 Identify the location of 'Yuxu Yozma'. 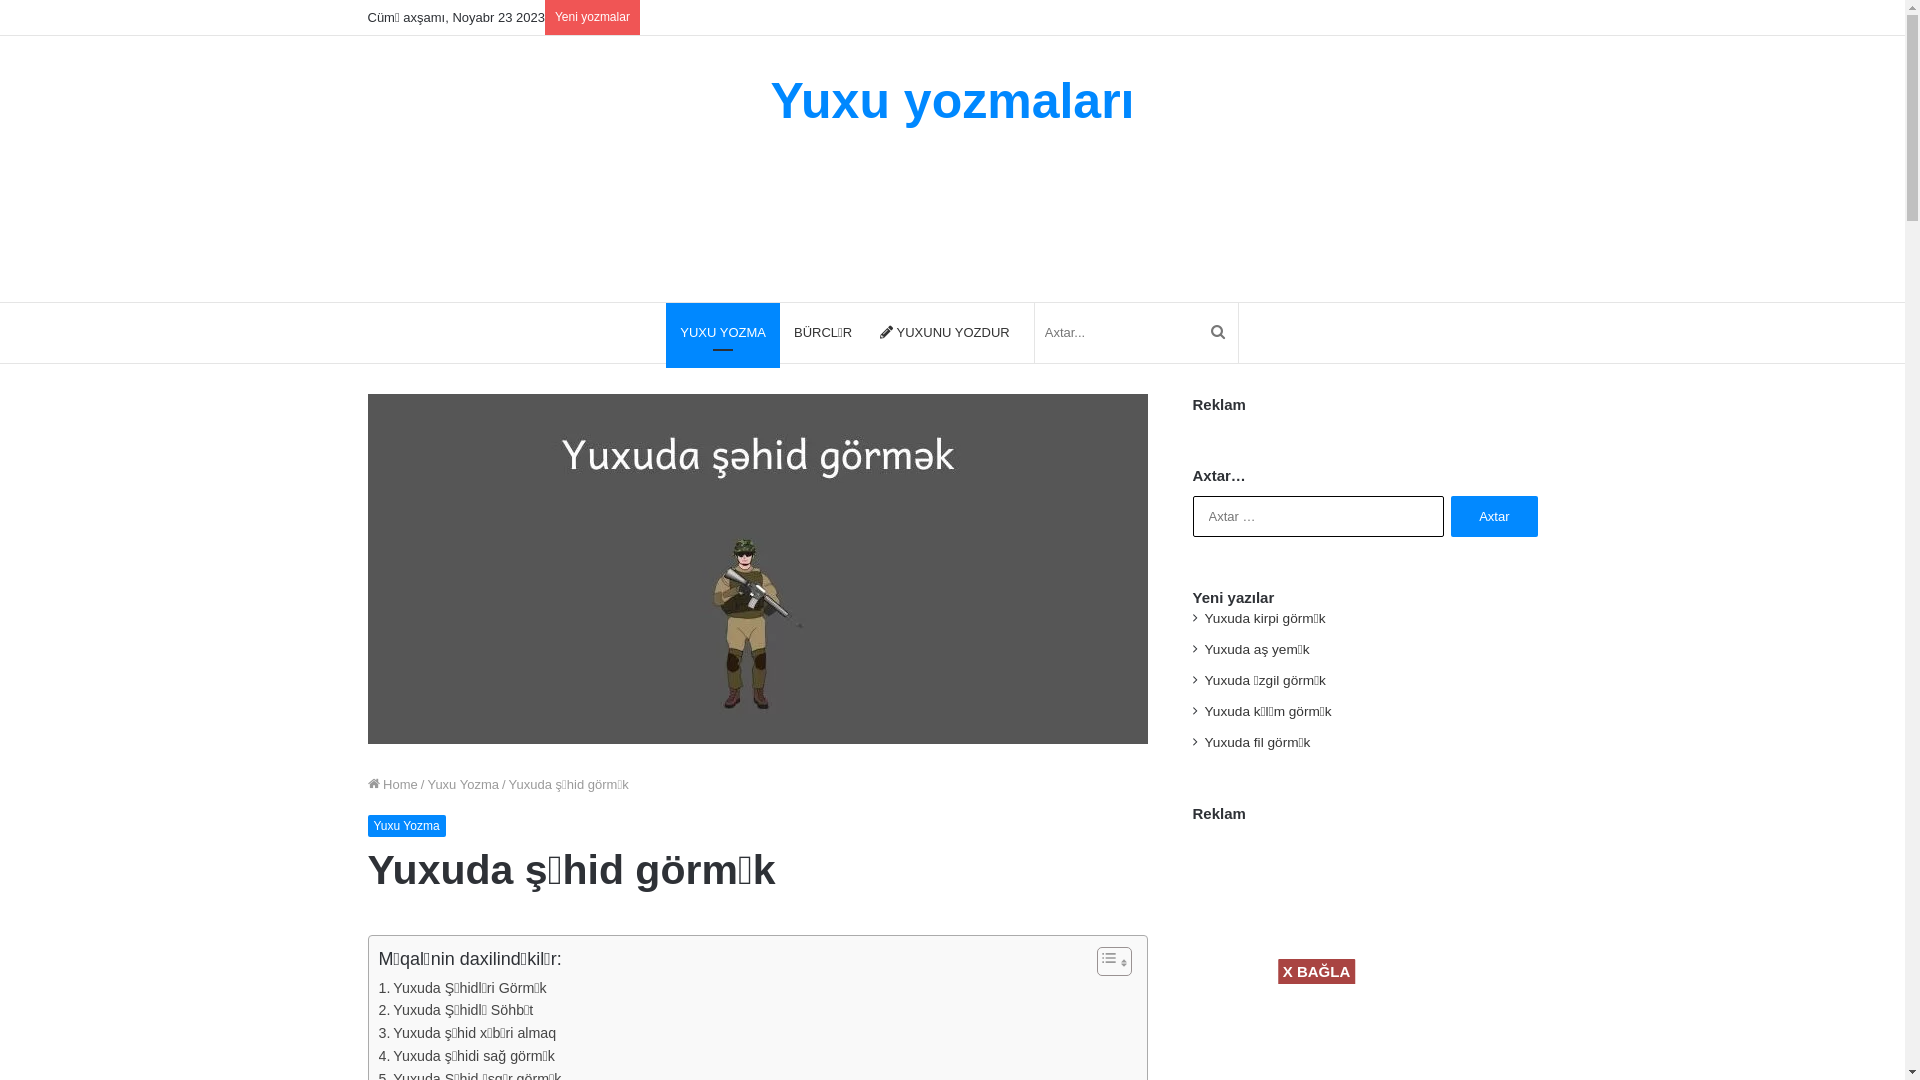
(461, 783).